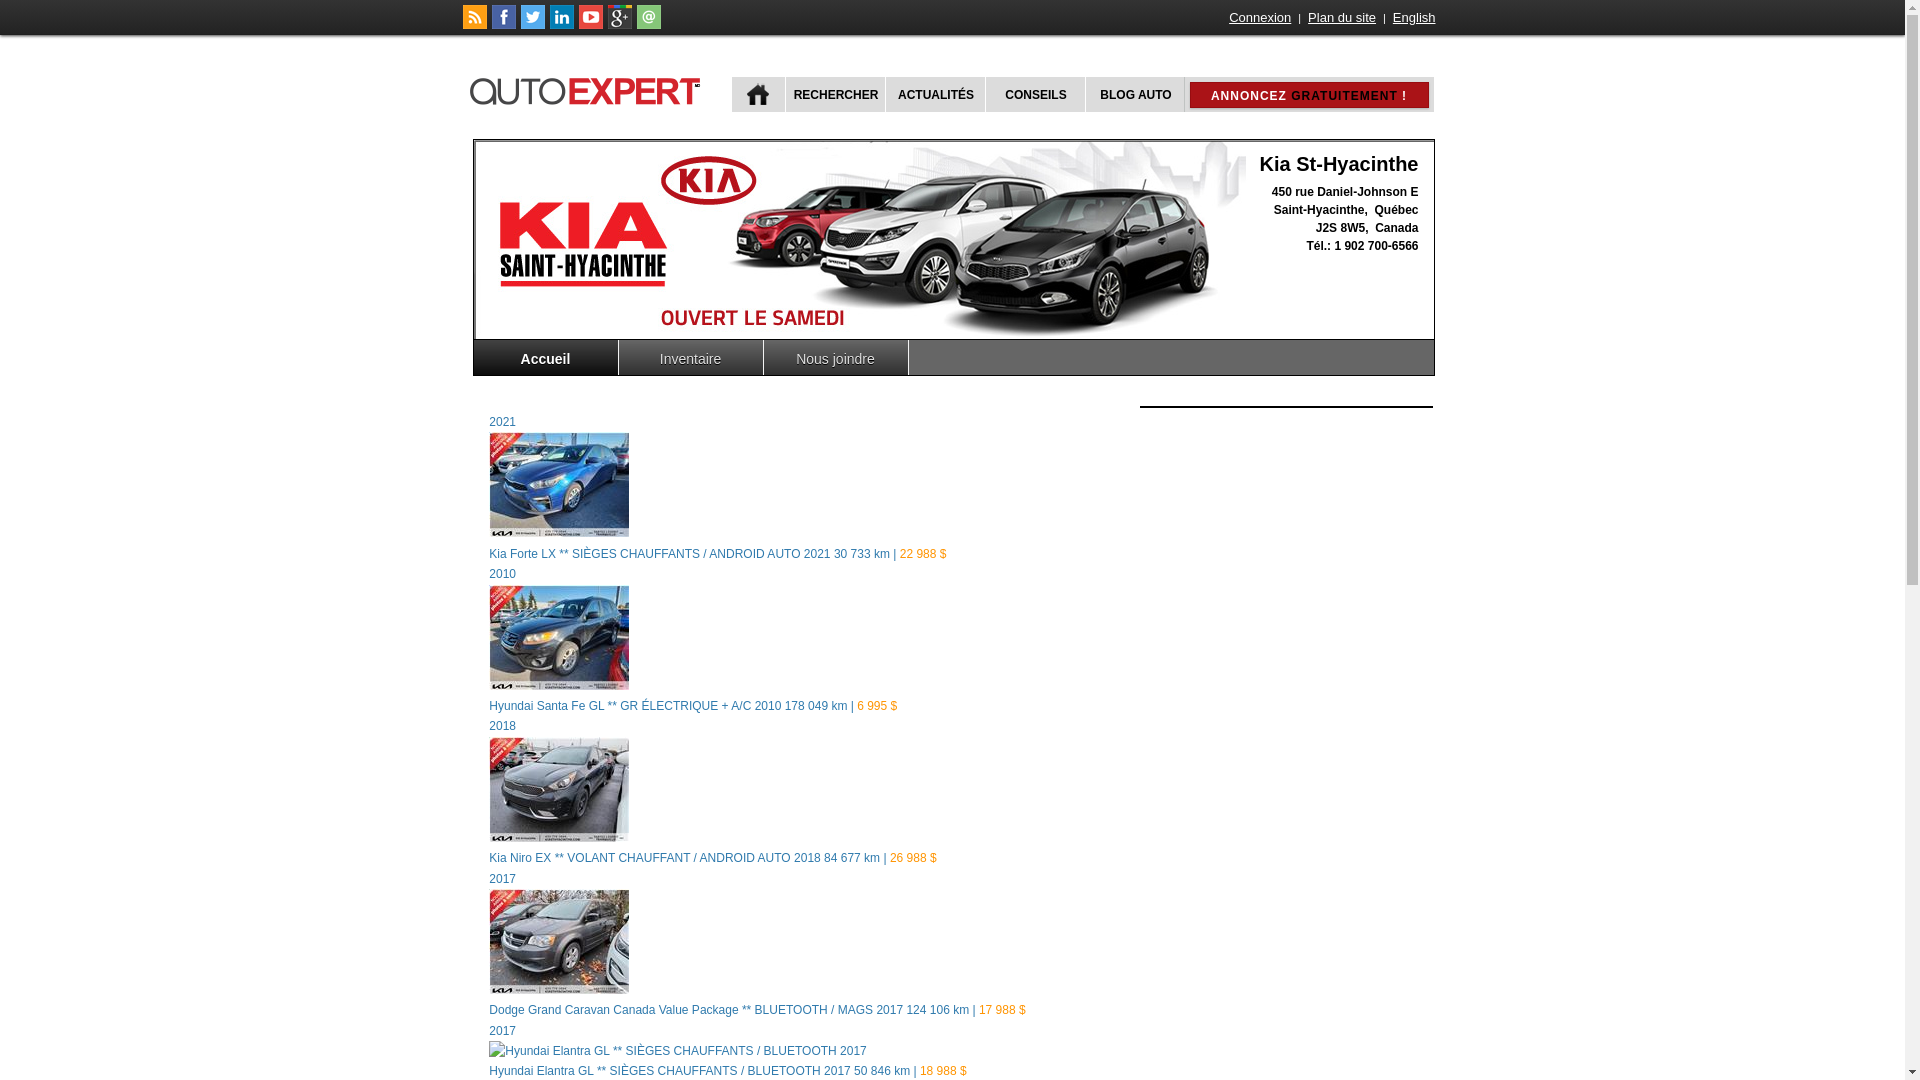 The width and height of the screenshot is (1920, 1080). Describe the element at coordinates (618, 24) in the screenshot. I see `'Suivez autoExpert.ca sur Google Plus'` at that location.